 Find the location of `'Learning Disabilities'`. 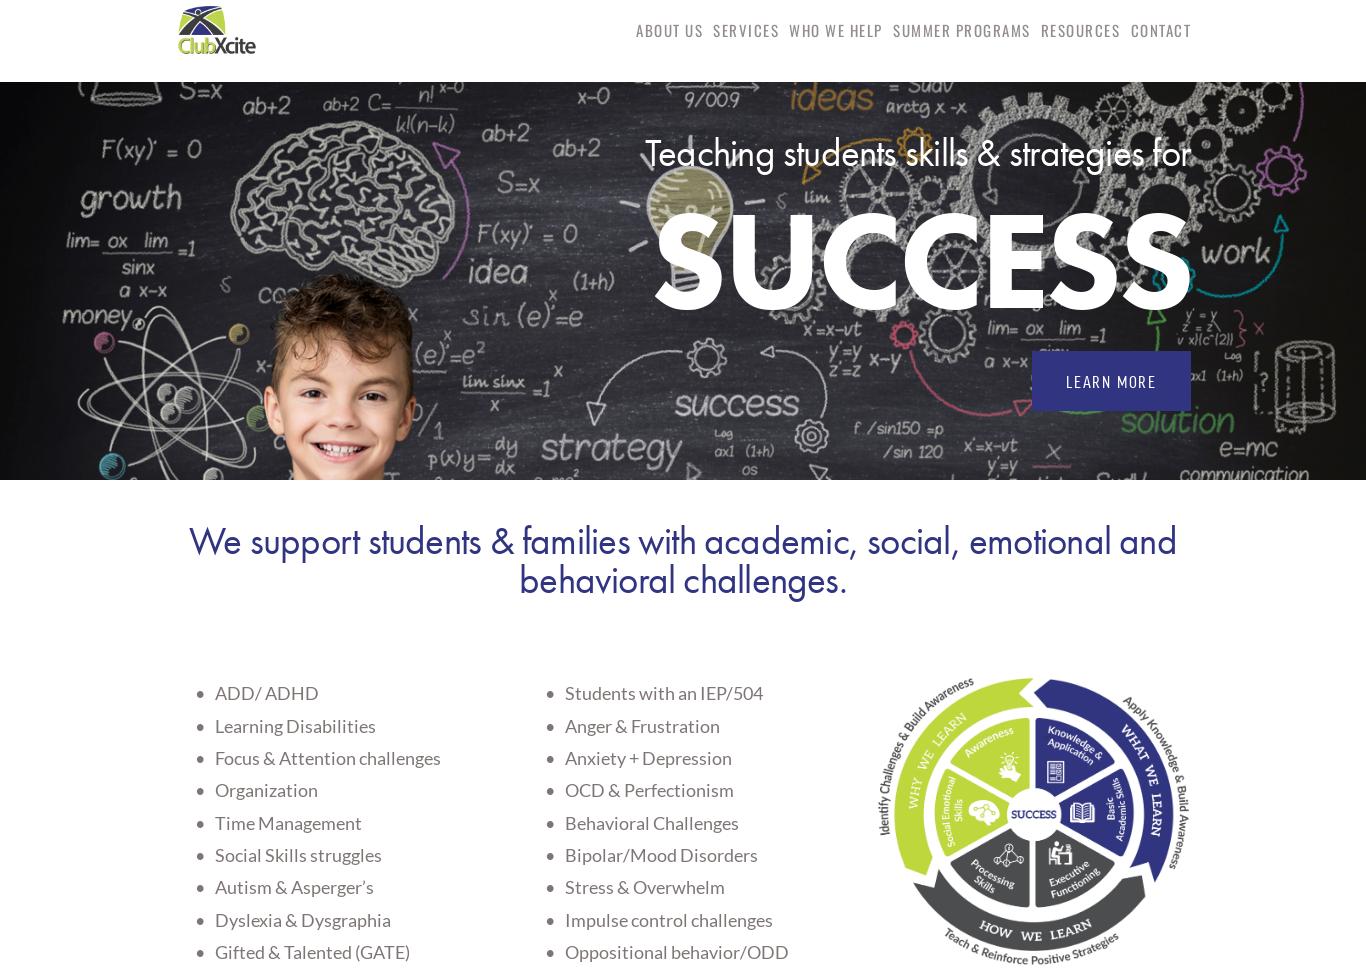

'Learning Disabilities' is located at coordinates (214, 723).